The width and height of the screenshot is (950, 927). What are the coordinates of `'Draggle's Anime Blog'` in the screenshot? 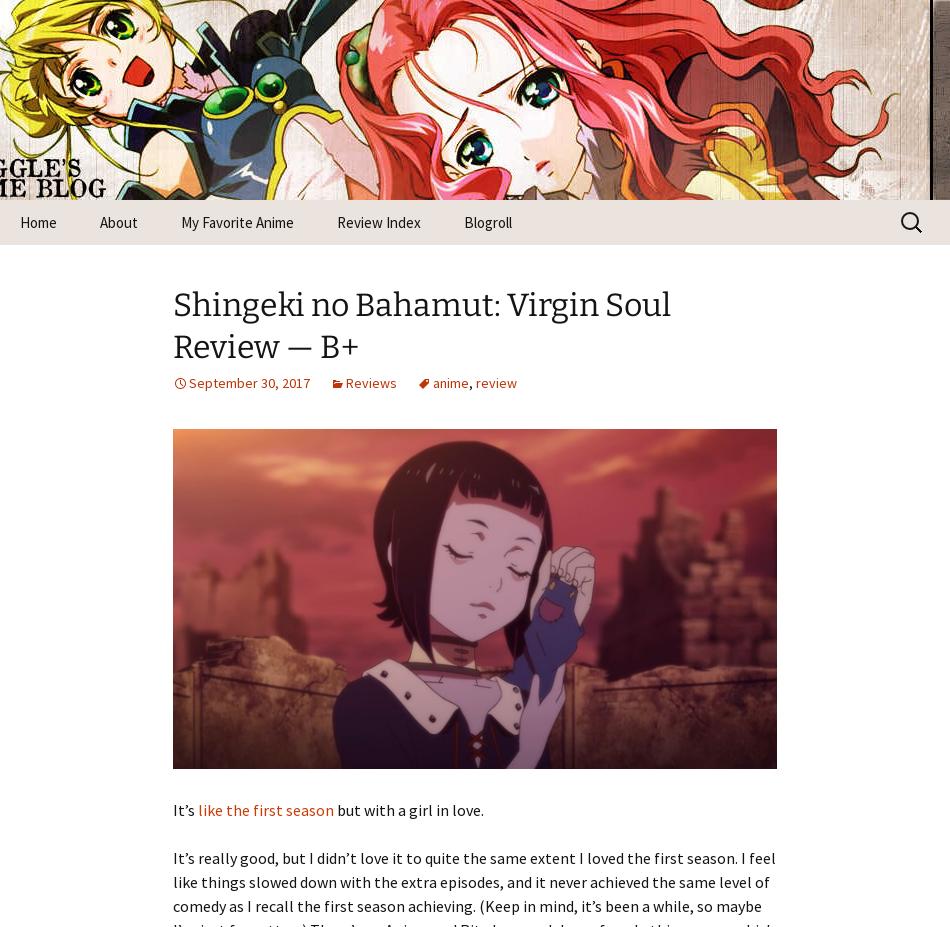 It's located at (320, 86).